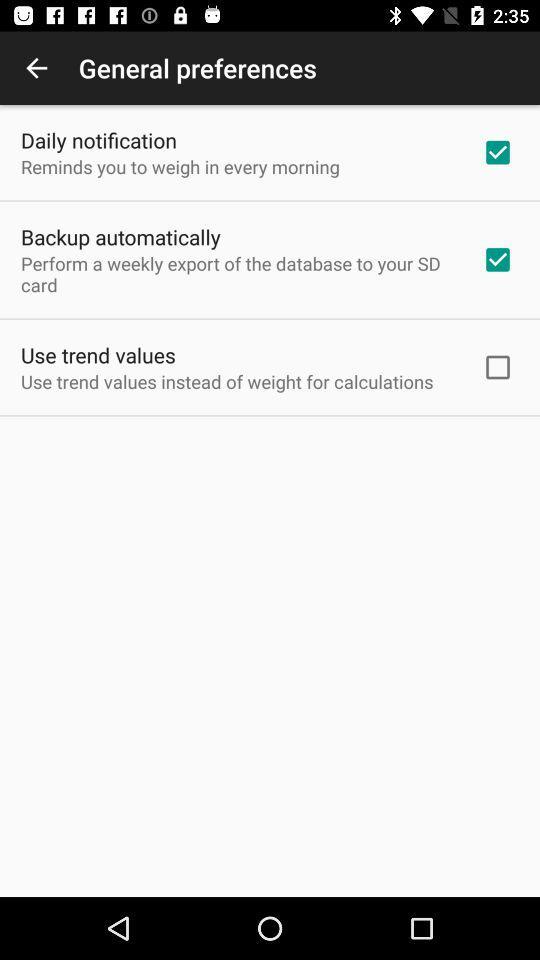 Image resolution: width=540 pixels, height=960 pixels. What do you see at coordinates (238, 273) in the screenshot?
I see `the perform a weekly icon` at bounding box center [238, 273].